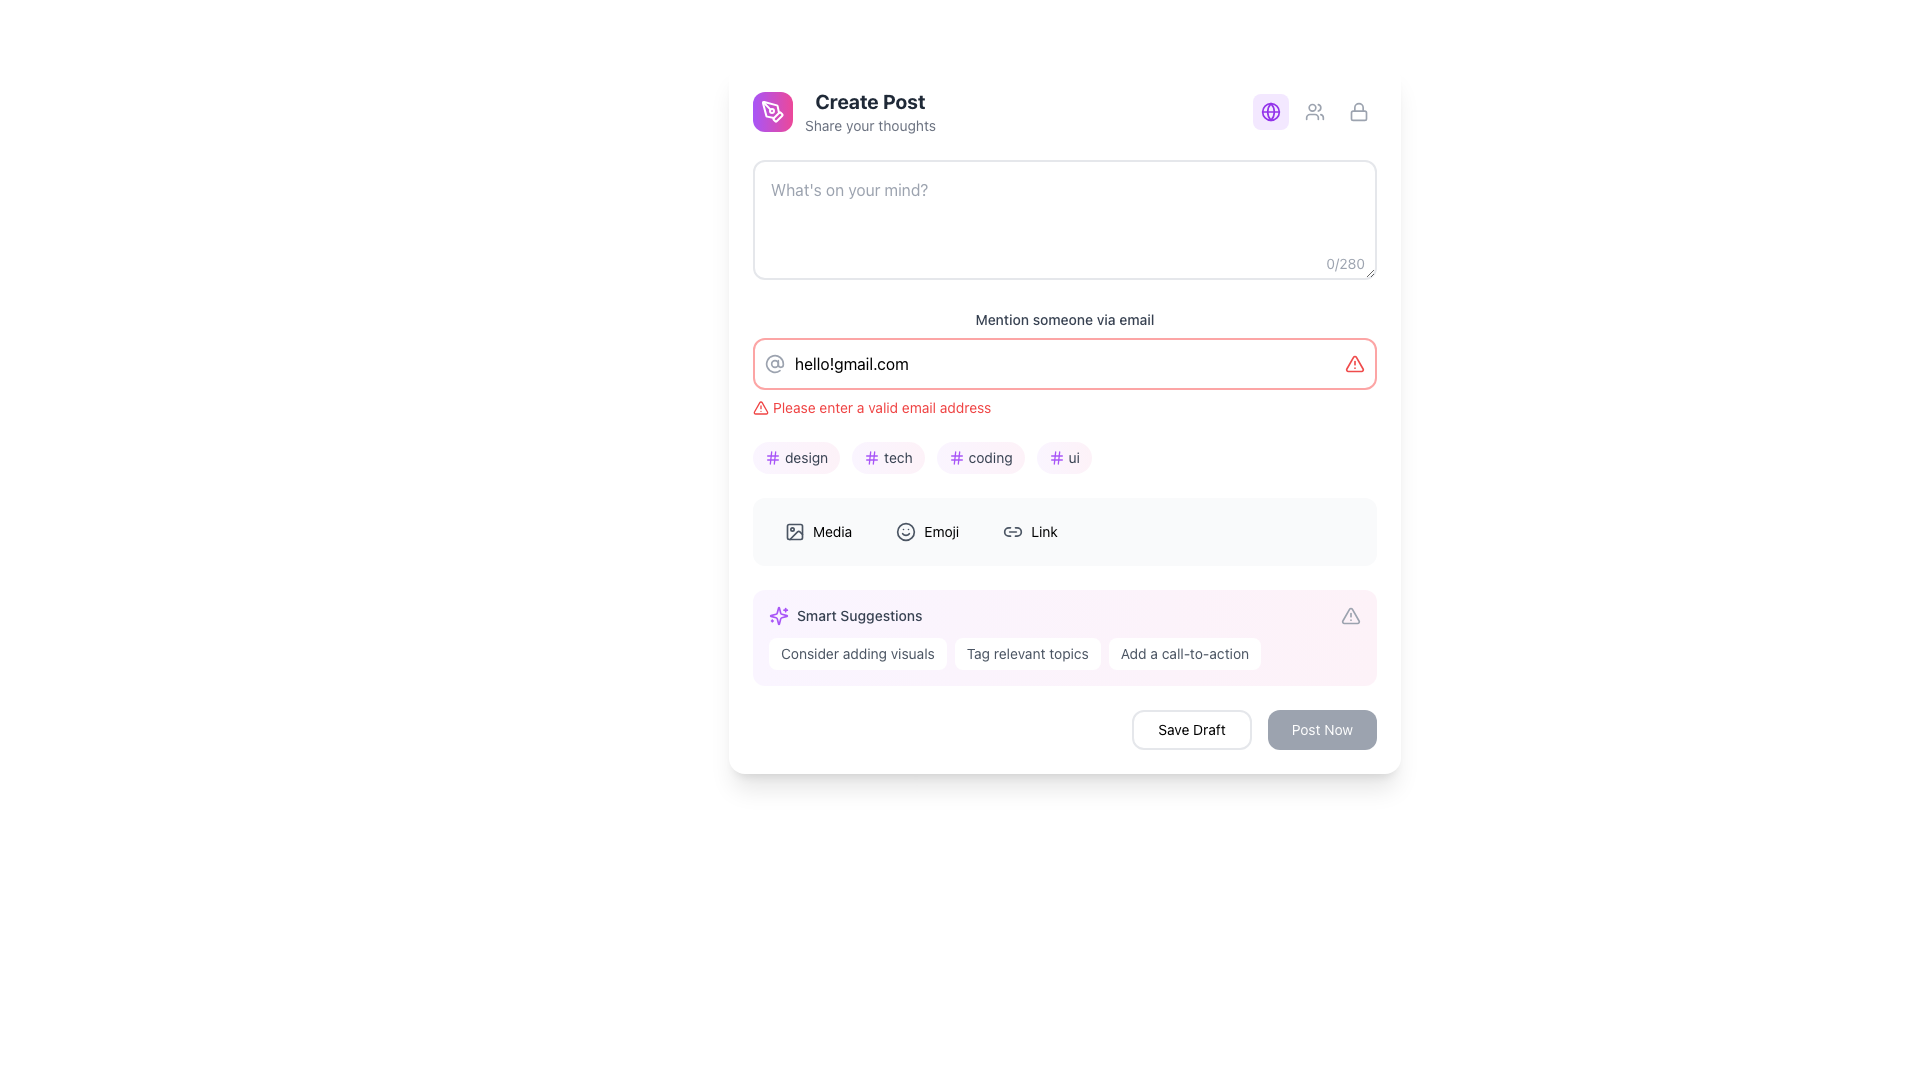  Describe the element at coordinates (777, 615) in the screenshot. I see `the central and largest star icon in the 'Smart Suggestions' section located in the lower right of the feature box` at that location.